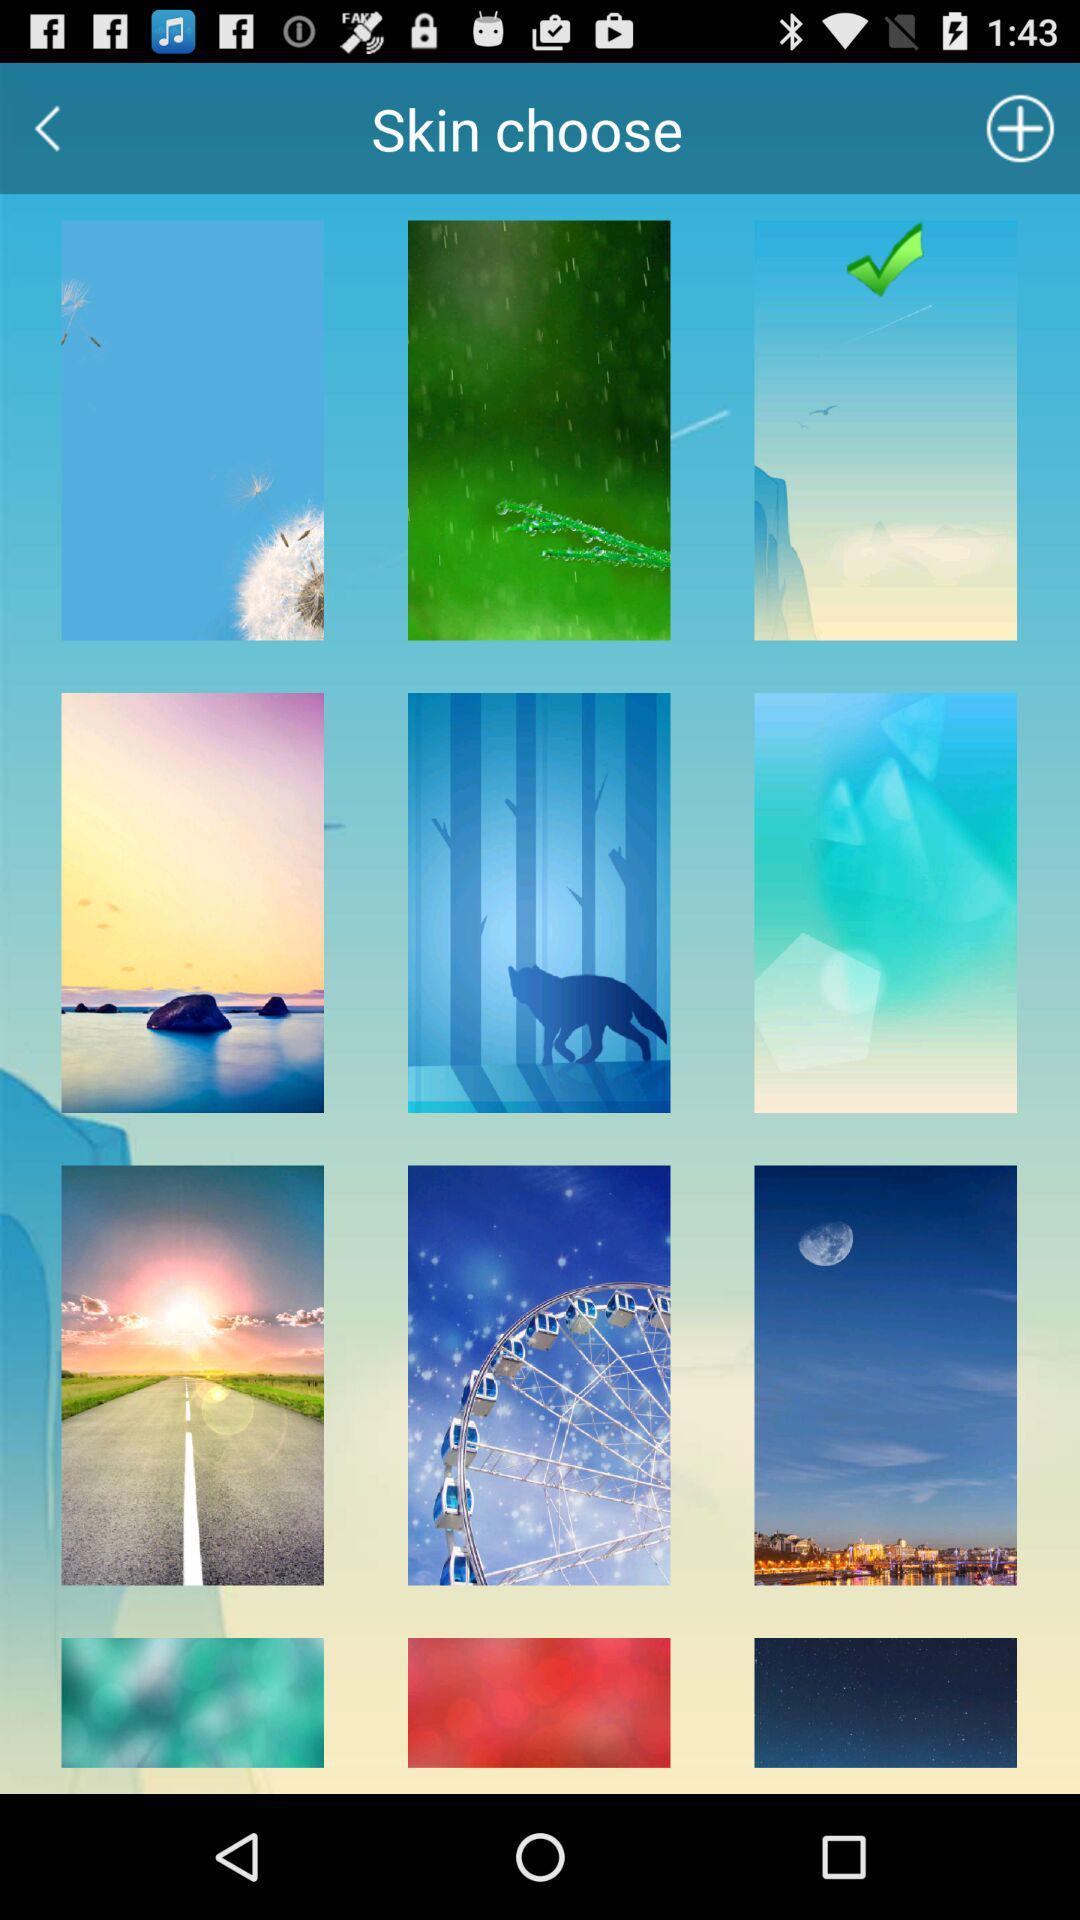  I want to click on the icon to the left of skin choose app, so click(46, 127).